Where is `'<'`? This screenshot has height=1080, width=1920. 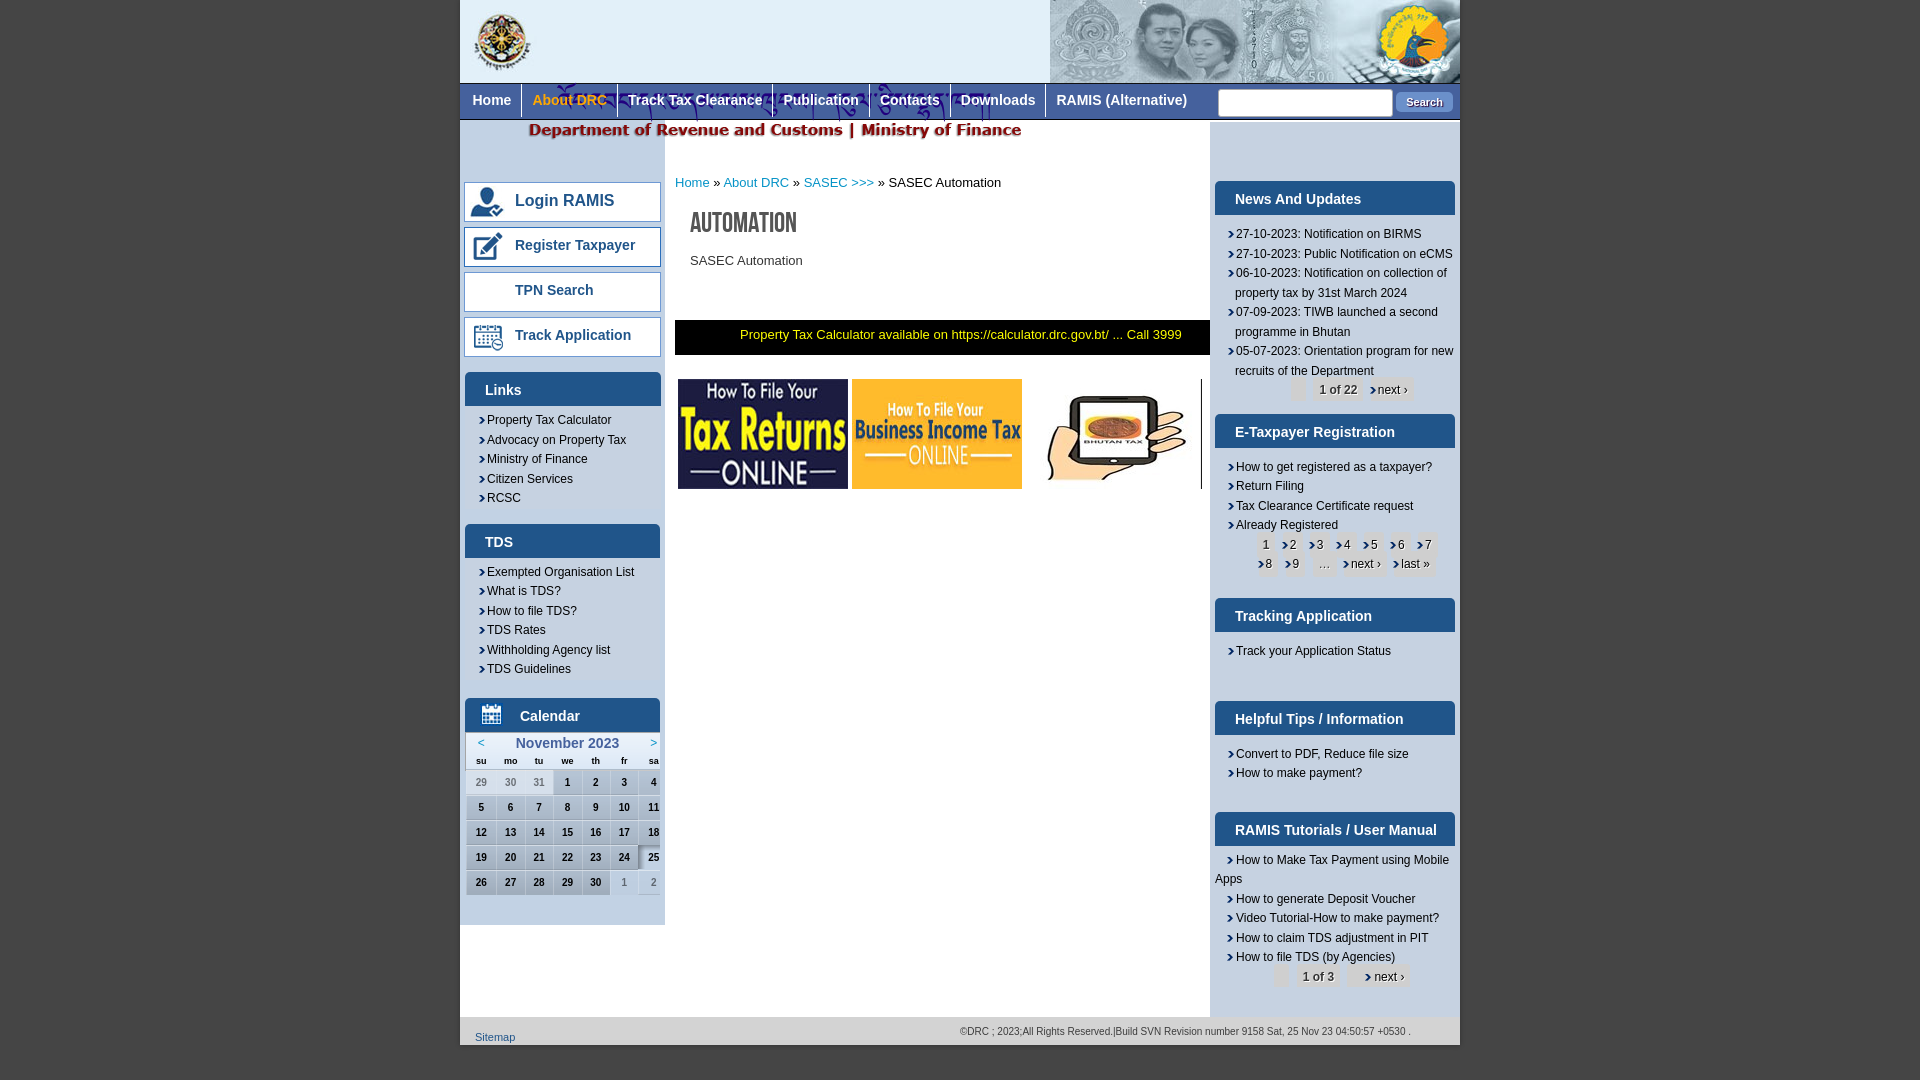
'<' is located at coordinates (481, 743).